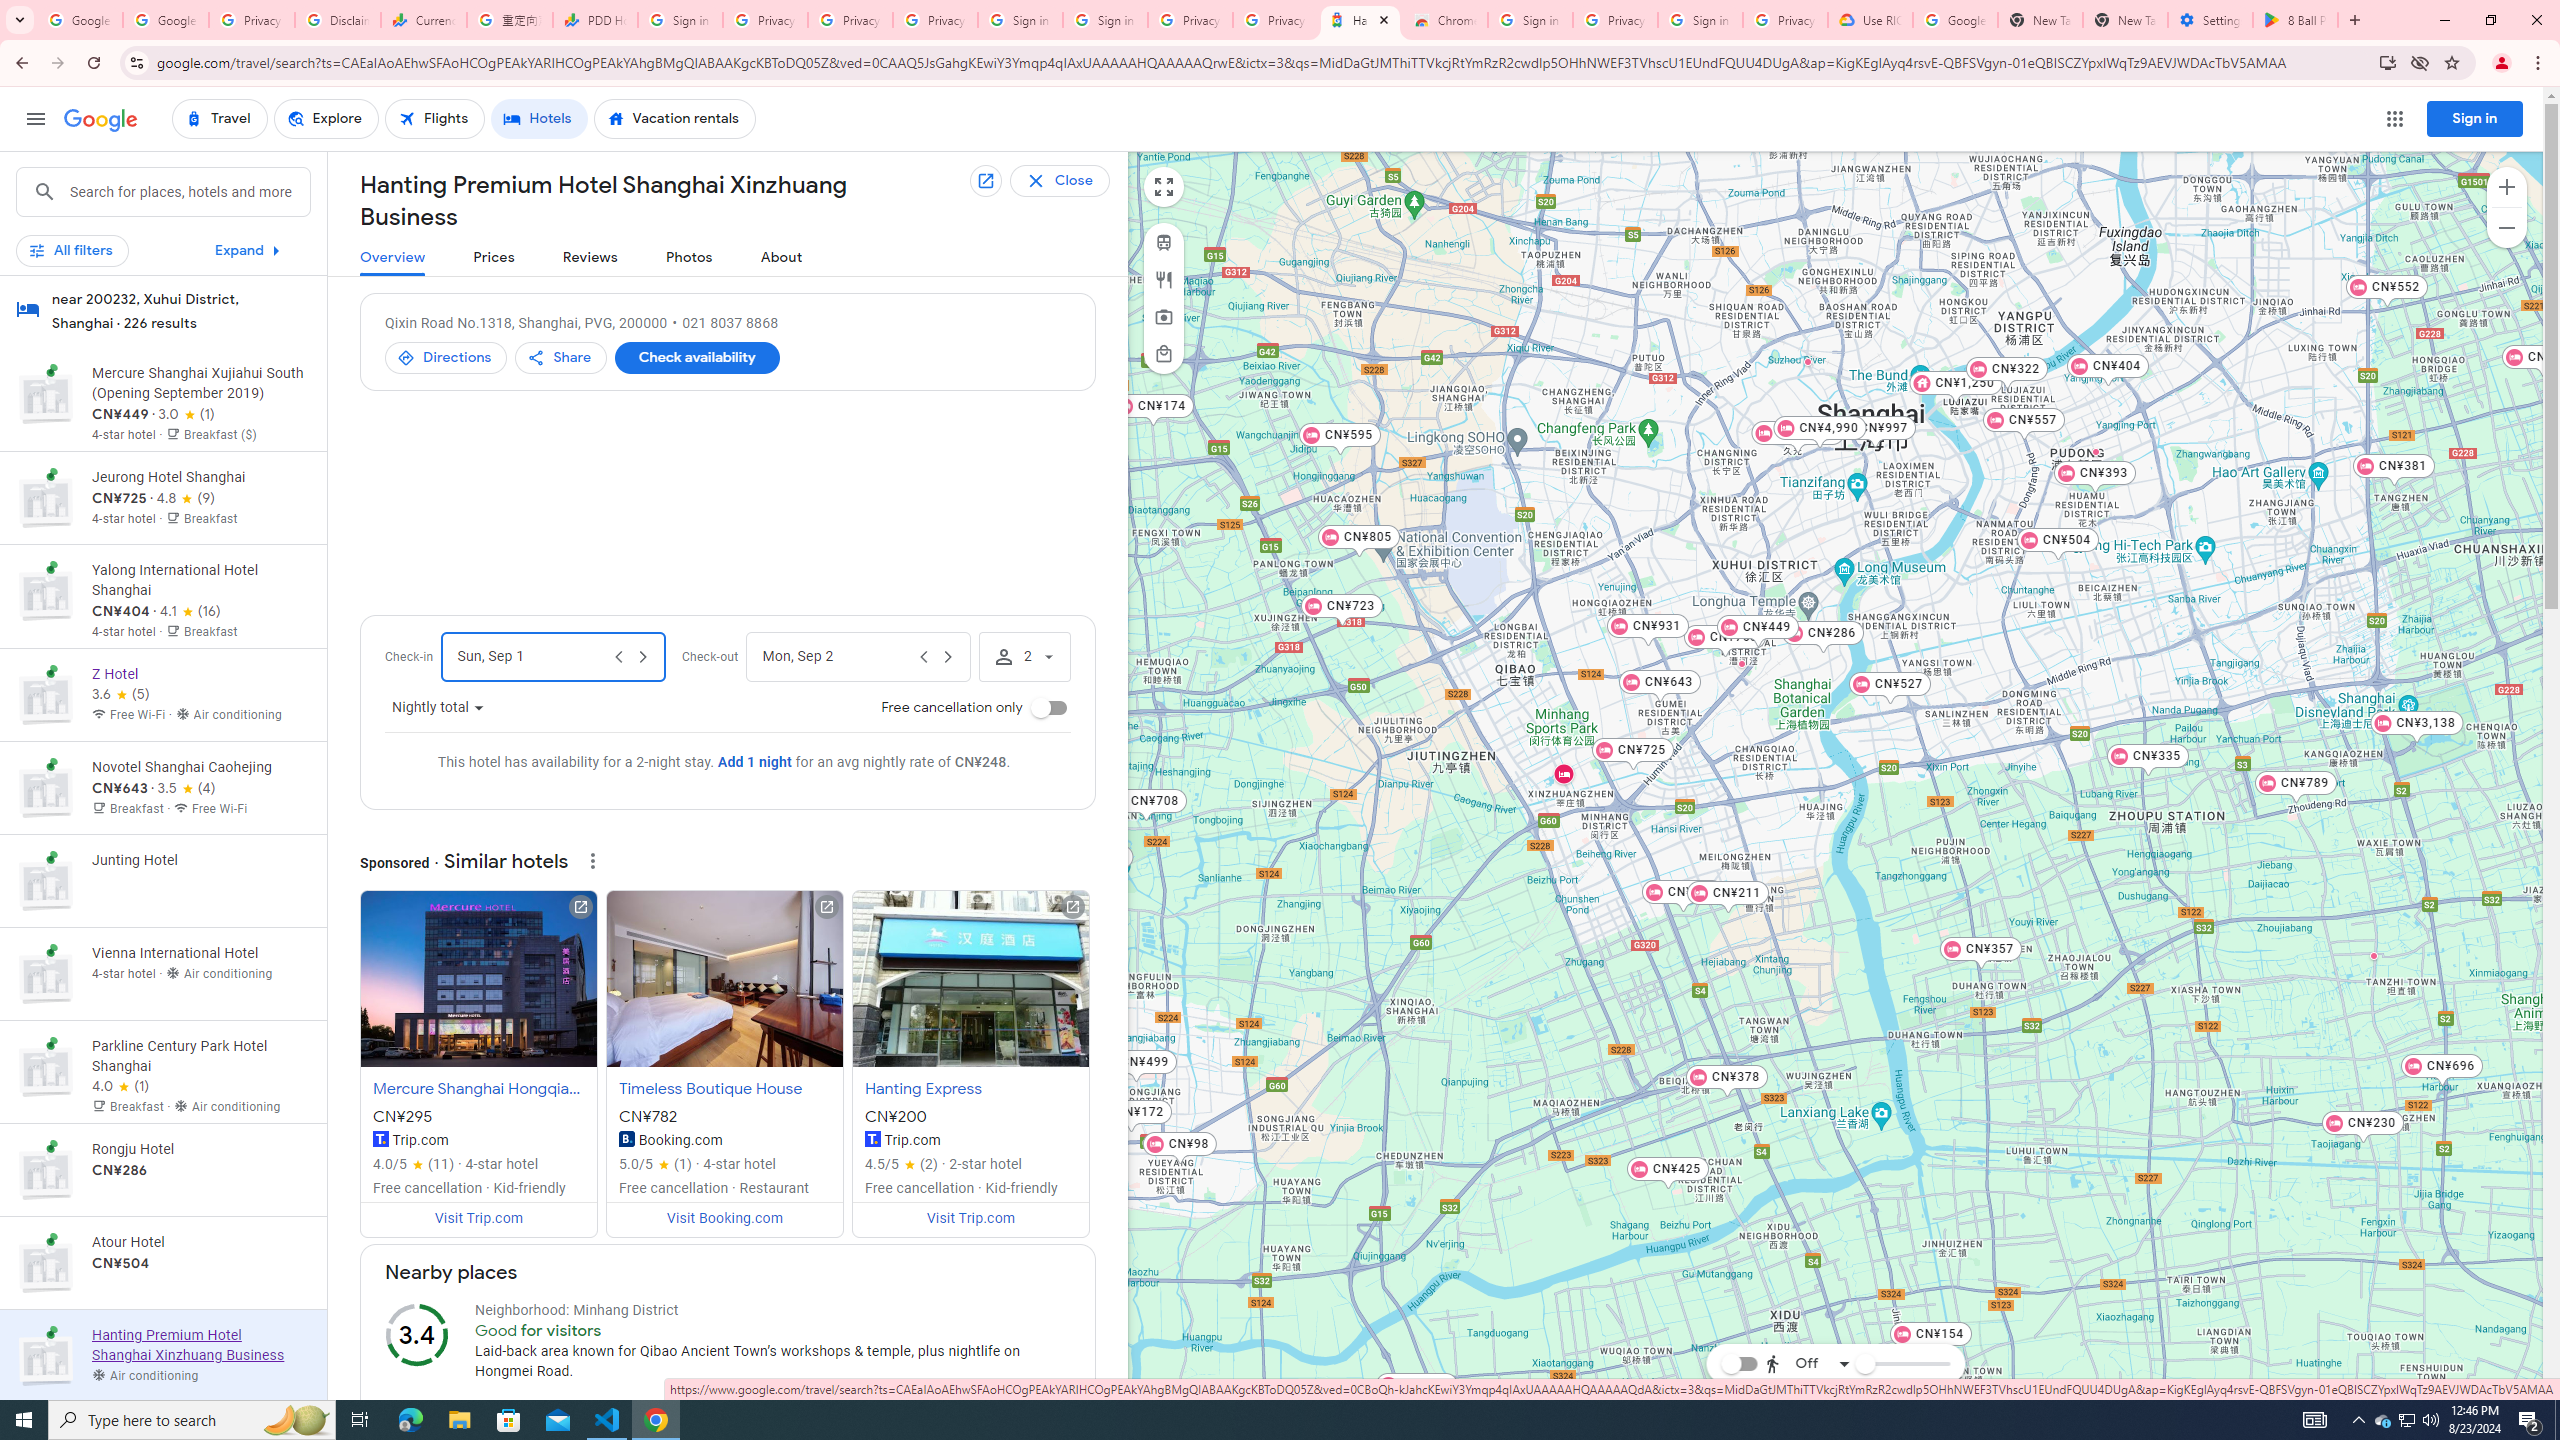  What do you see at coordinates (199, 1332) in the screenshot?
I see `'View prices for Atour Hotel'` at bounding box center [199, 1332].